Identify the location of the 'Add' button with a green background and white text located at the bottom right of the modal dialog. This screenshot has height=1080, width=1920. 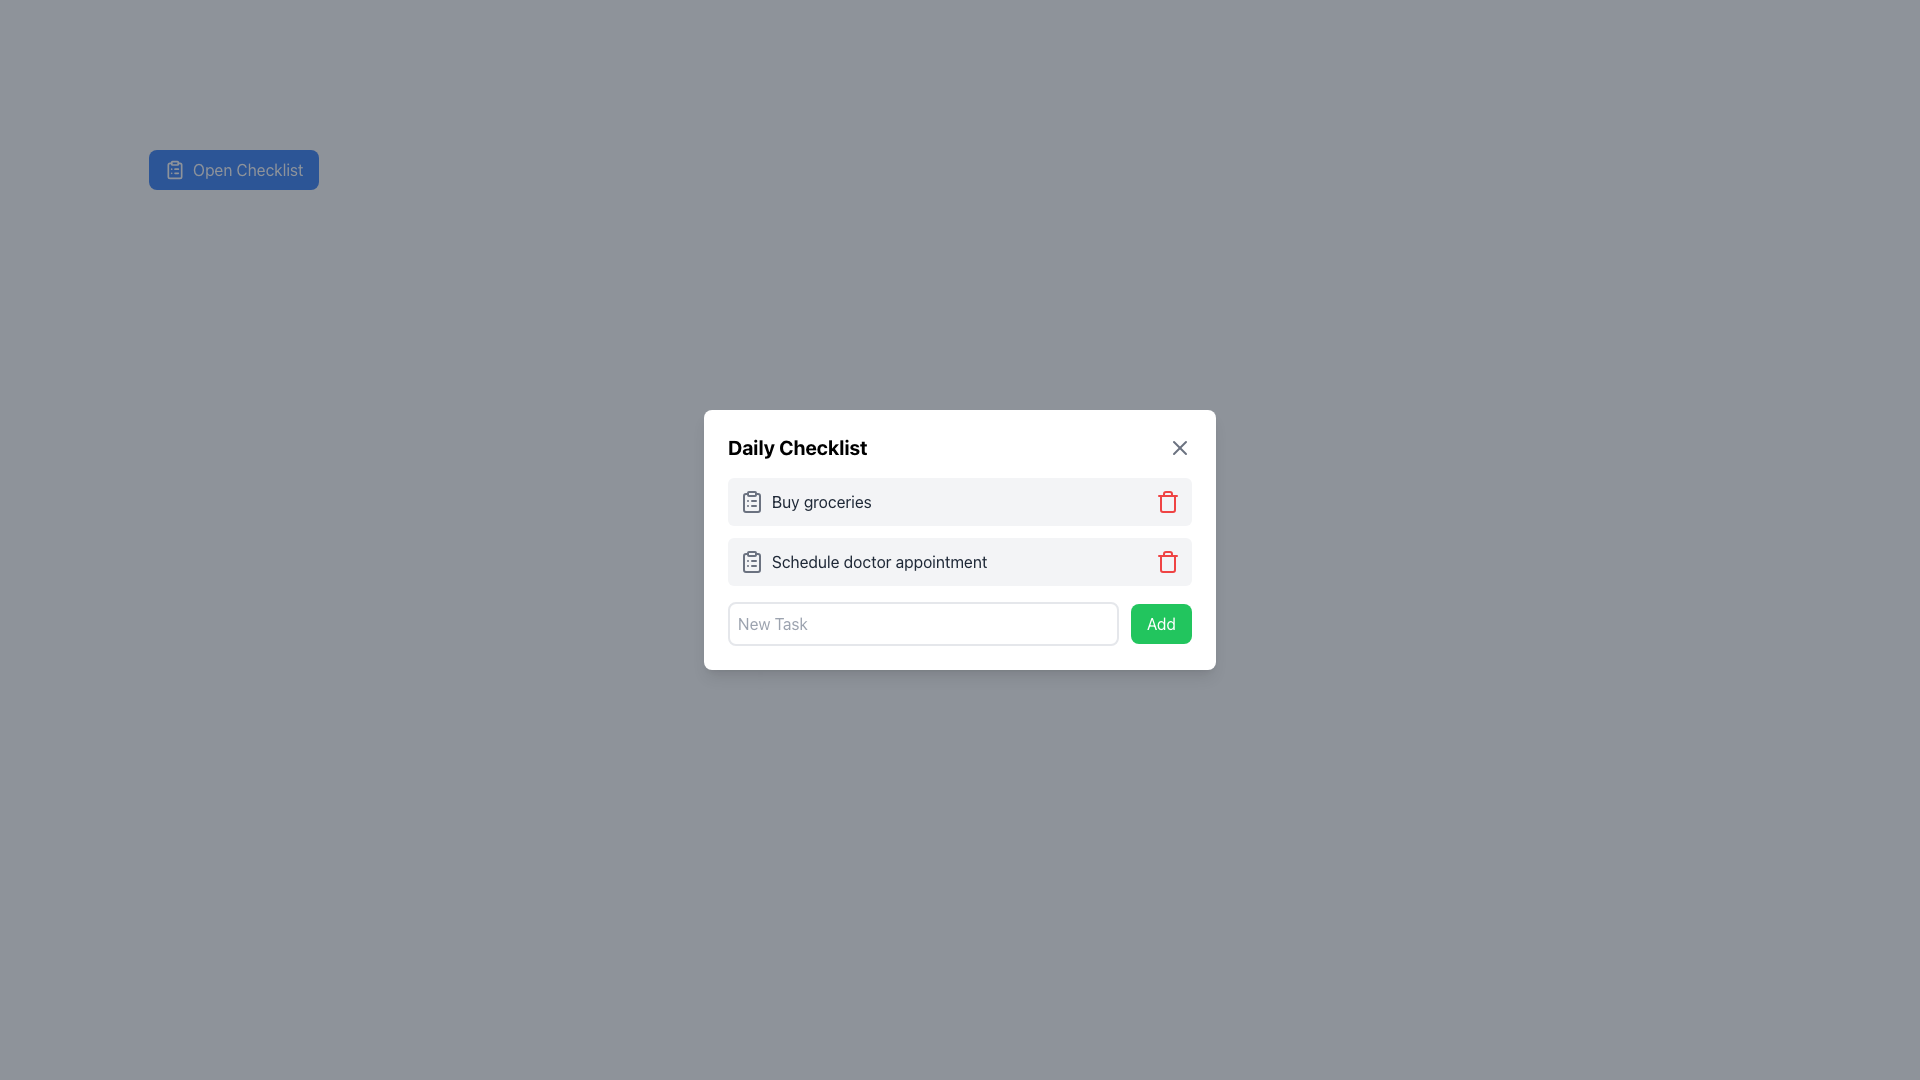
(1161, 623).